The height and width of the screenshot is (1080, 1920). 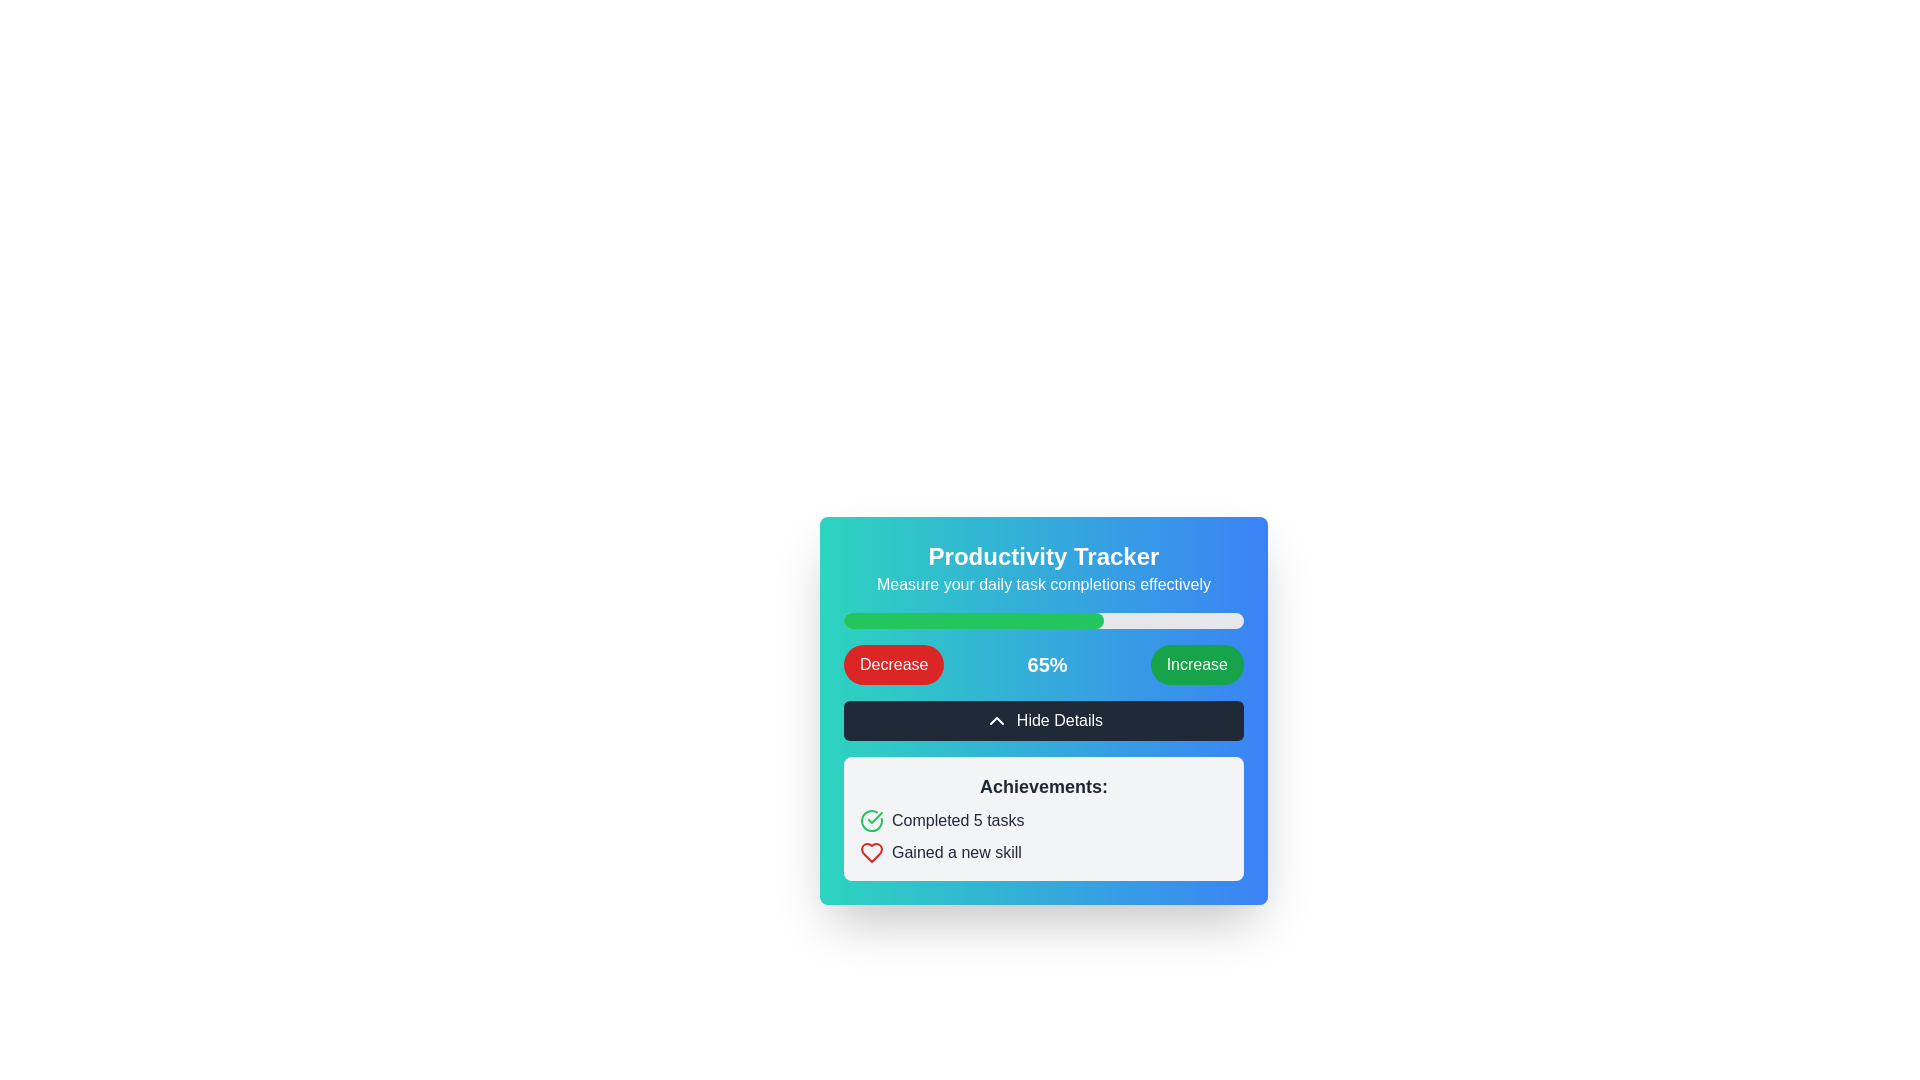 What do you see at coordinates (1046, 664) in the screenshot?
I see `the centered text label displaying '65%' which is positioned between the 'Decrease' button on the left and the 'Increase' button on the right` at bounding box center [1046, 664].